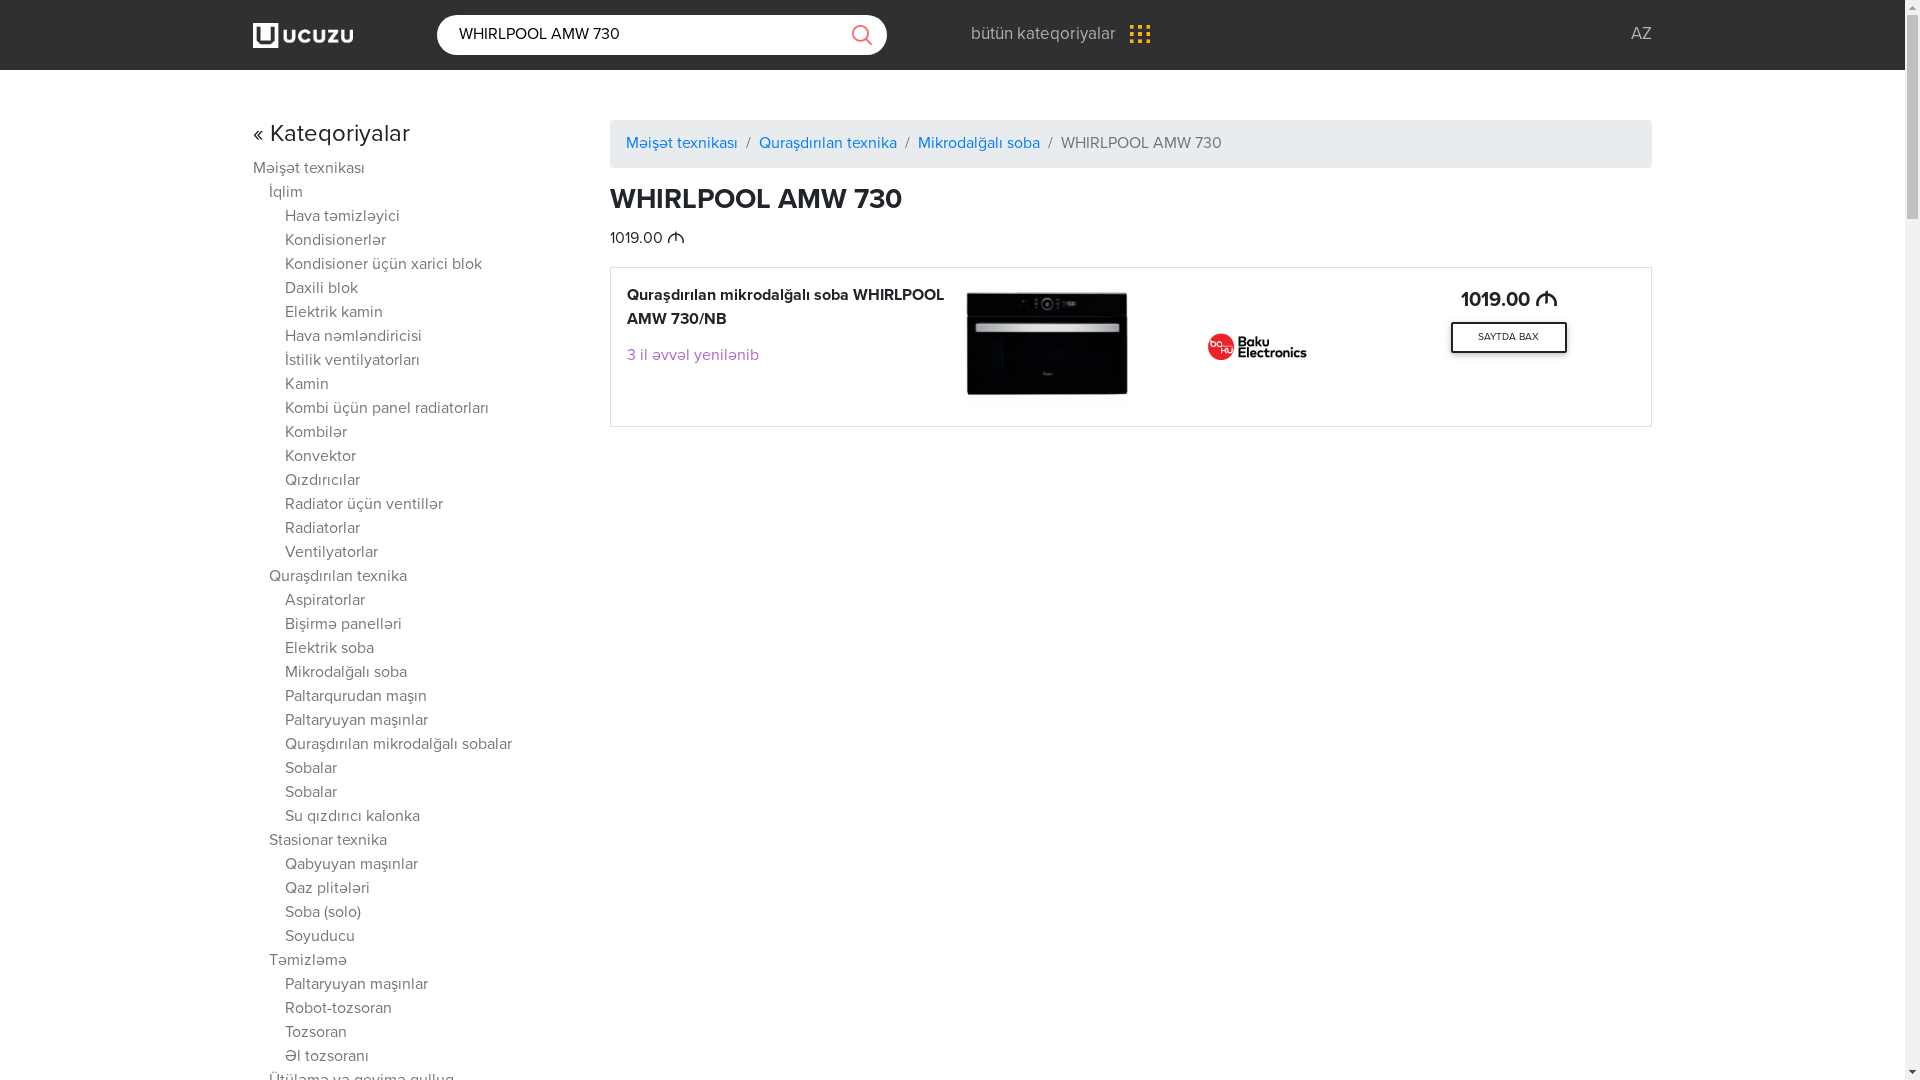  Describe the element at coordinates (334, 313) in the screenshot. I see `'Elektrik kamin'` at that location.